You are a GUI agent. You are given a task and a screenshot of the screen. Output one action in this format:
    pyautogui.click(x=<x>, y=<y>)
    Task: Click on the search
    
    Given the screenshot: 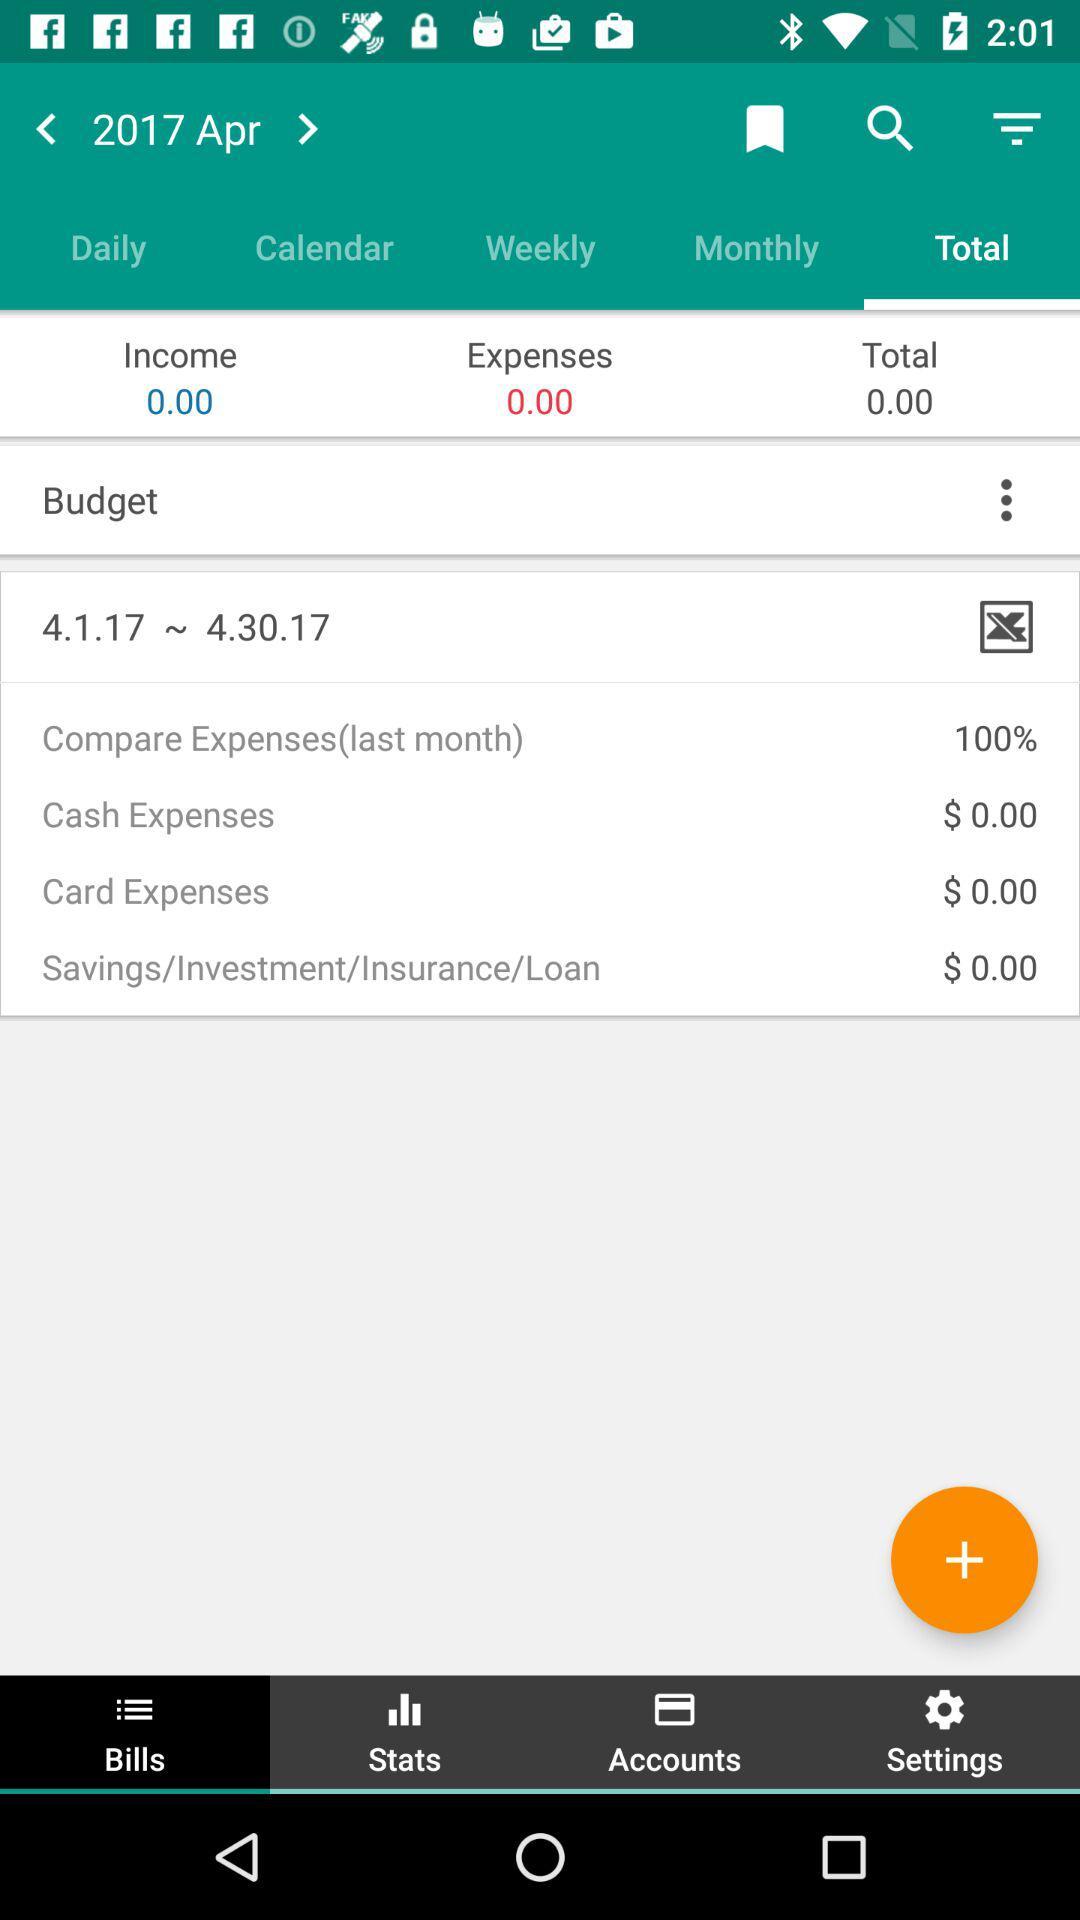 What is the action you would take?
    pyautogui.click(x=890, y=127)
    